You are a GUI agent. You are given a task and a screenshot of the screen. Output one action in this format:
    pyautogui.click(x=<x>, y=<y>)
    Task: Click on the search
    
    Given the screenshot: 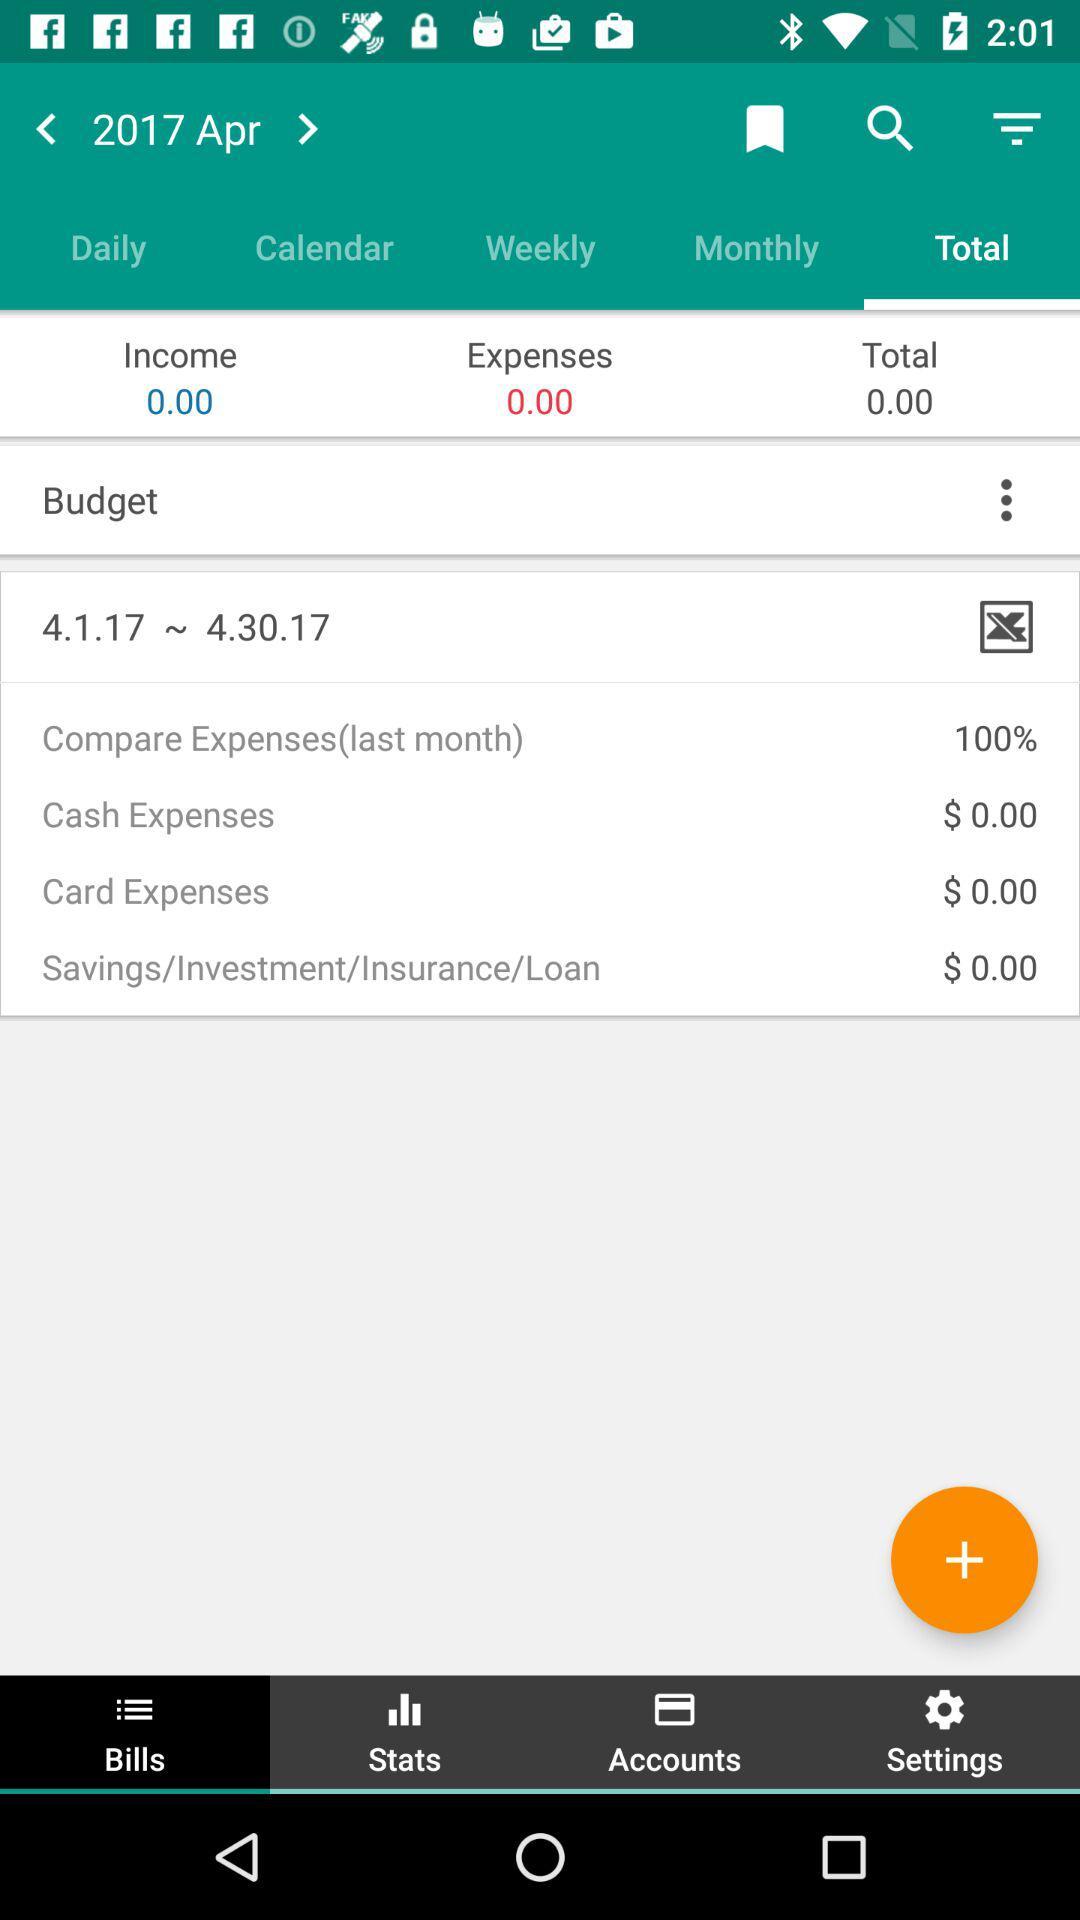 What is the action you would take?
    pyautogui.click(x=890, y=127)
    